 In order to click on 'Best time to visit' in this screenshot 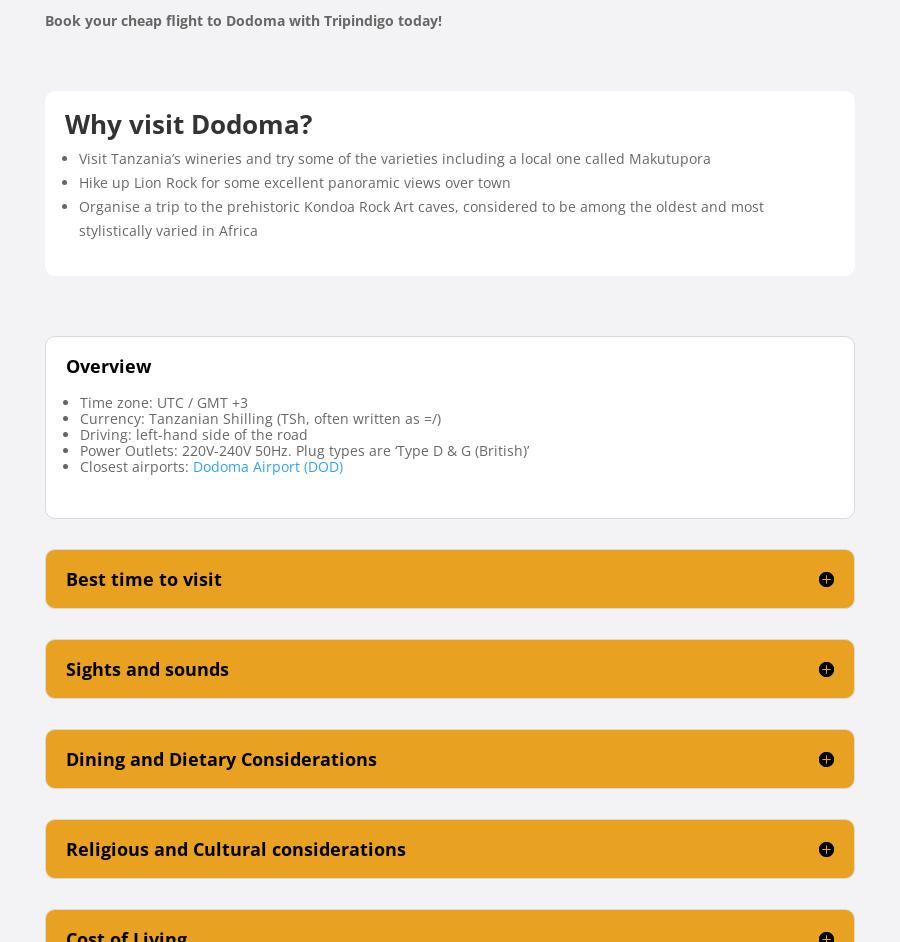, I will do `click(144, 578)`.